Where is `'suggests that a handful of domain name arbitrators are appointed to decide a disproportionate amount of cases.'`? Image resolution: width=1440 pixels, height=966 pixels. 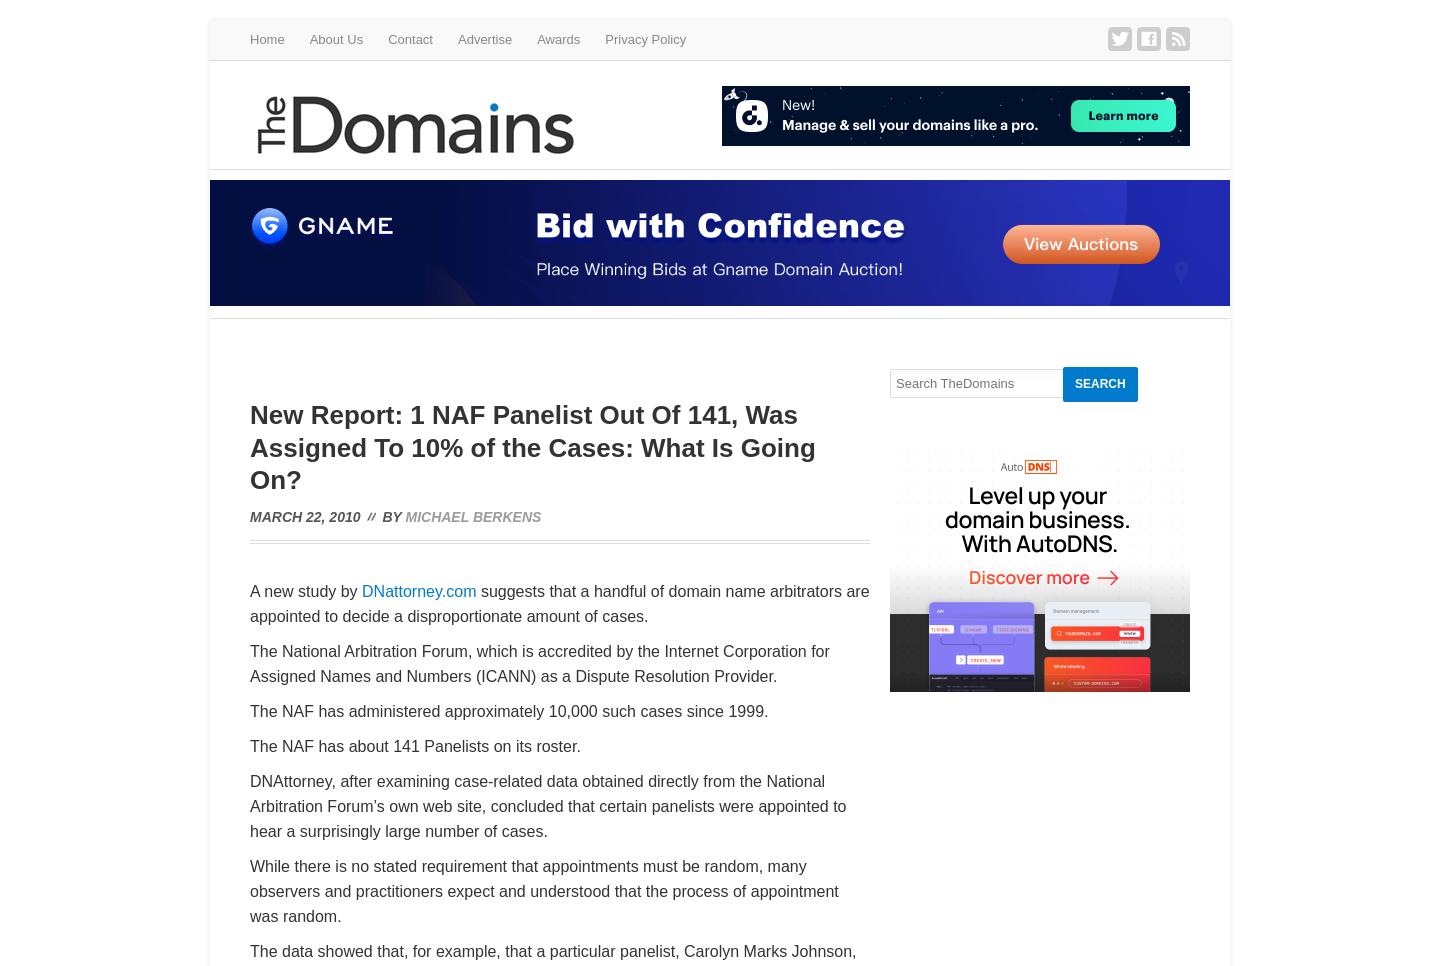 'suggests that a handful of domain name arbitrators are appointed to decide a disproportionate amount of cases.' is located at coordinates (248, 604).